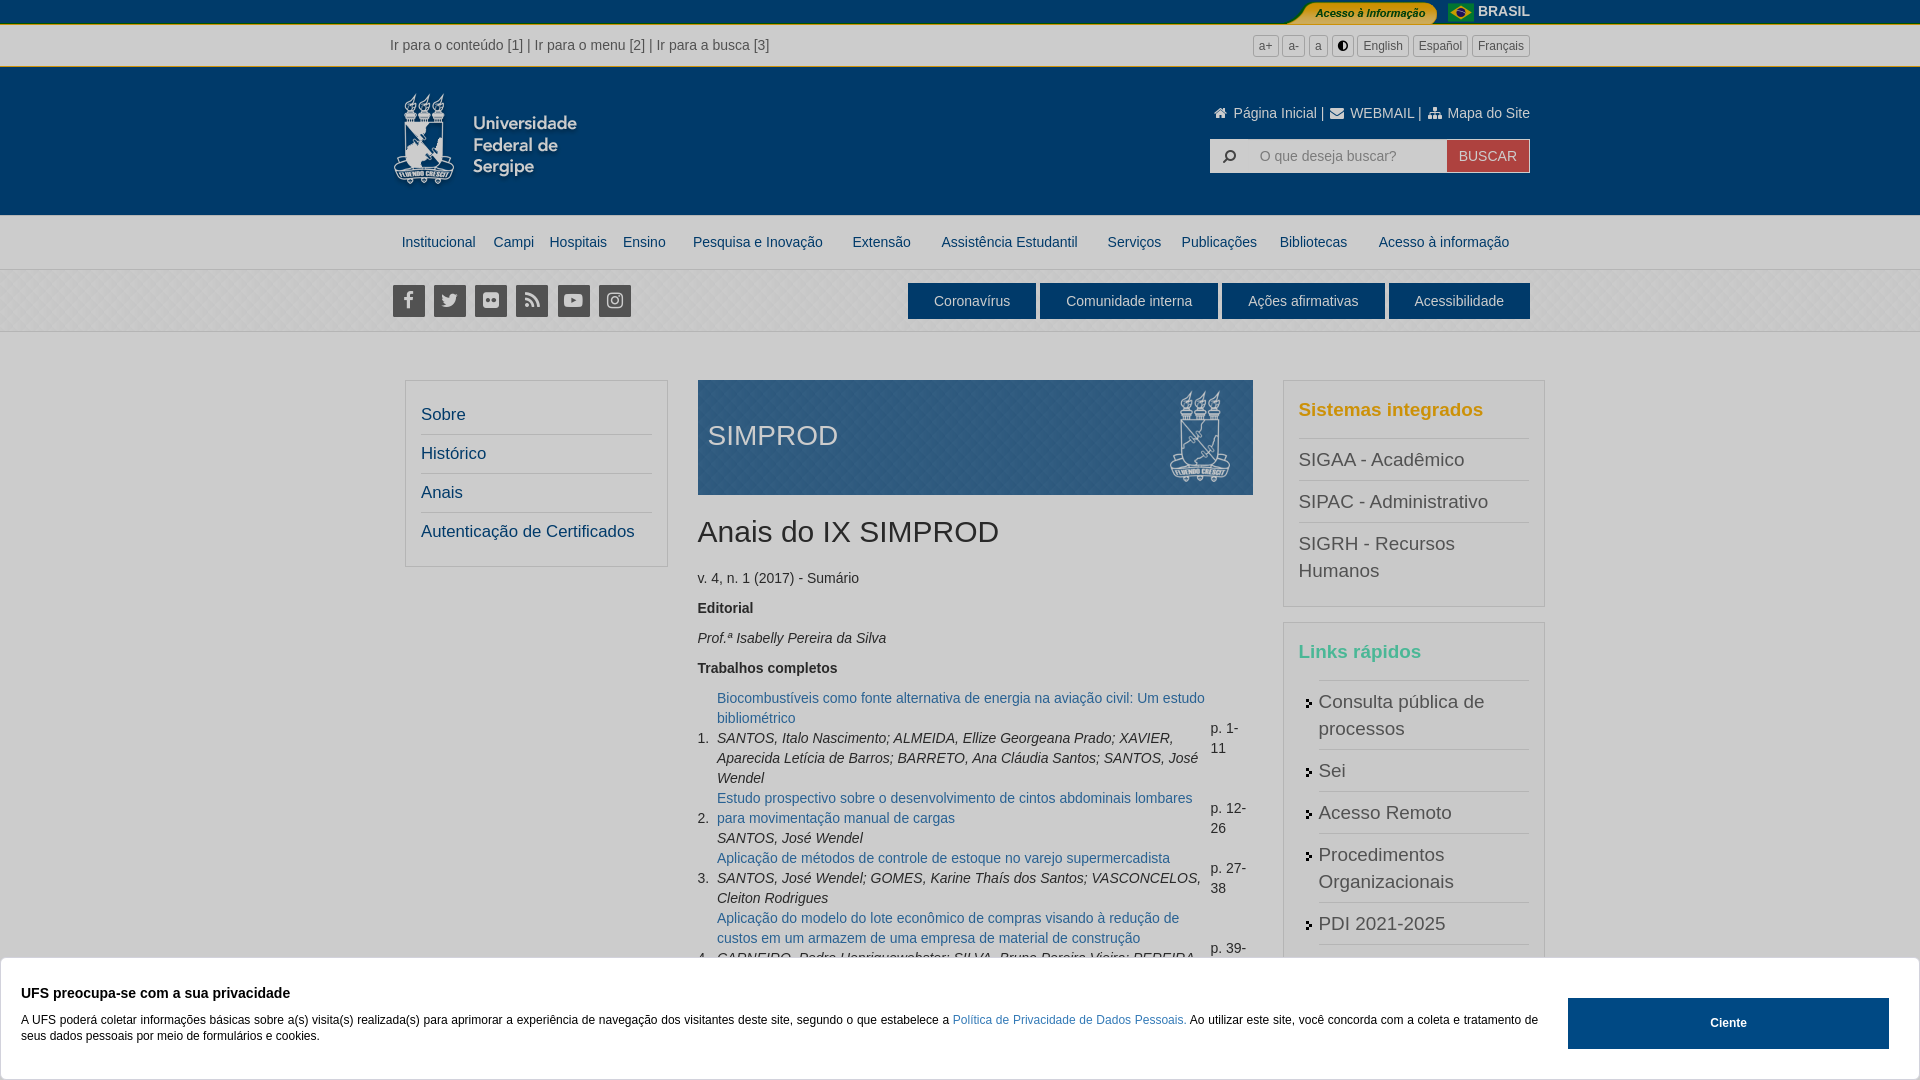 The image size is (1920, 1080). I want to click on 'RSS', so click(532, 300).